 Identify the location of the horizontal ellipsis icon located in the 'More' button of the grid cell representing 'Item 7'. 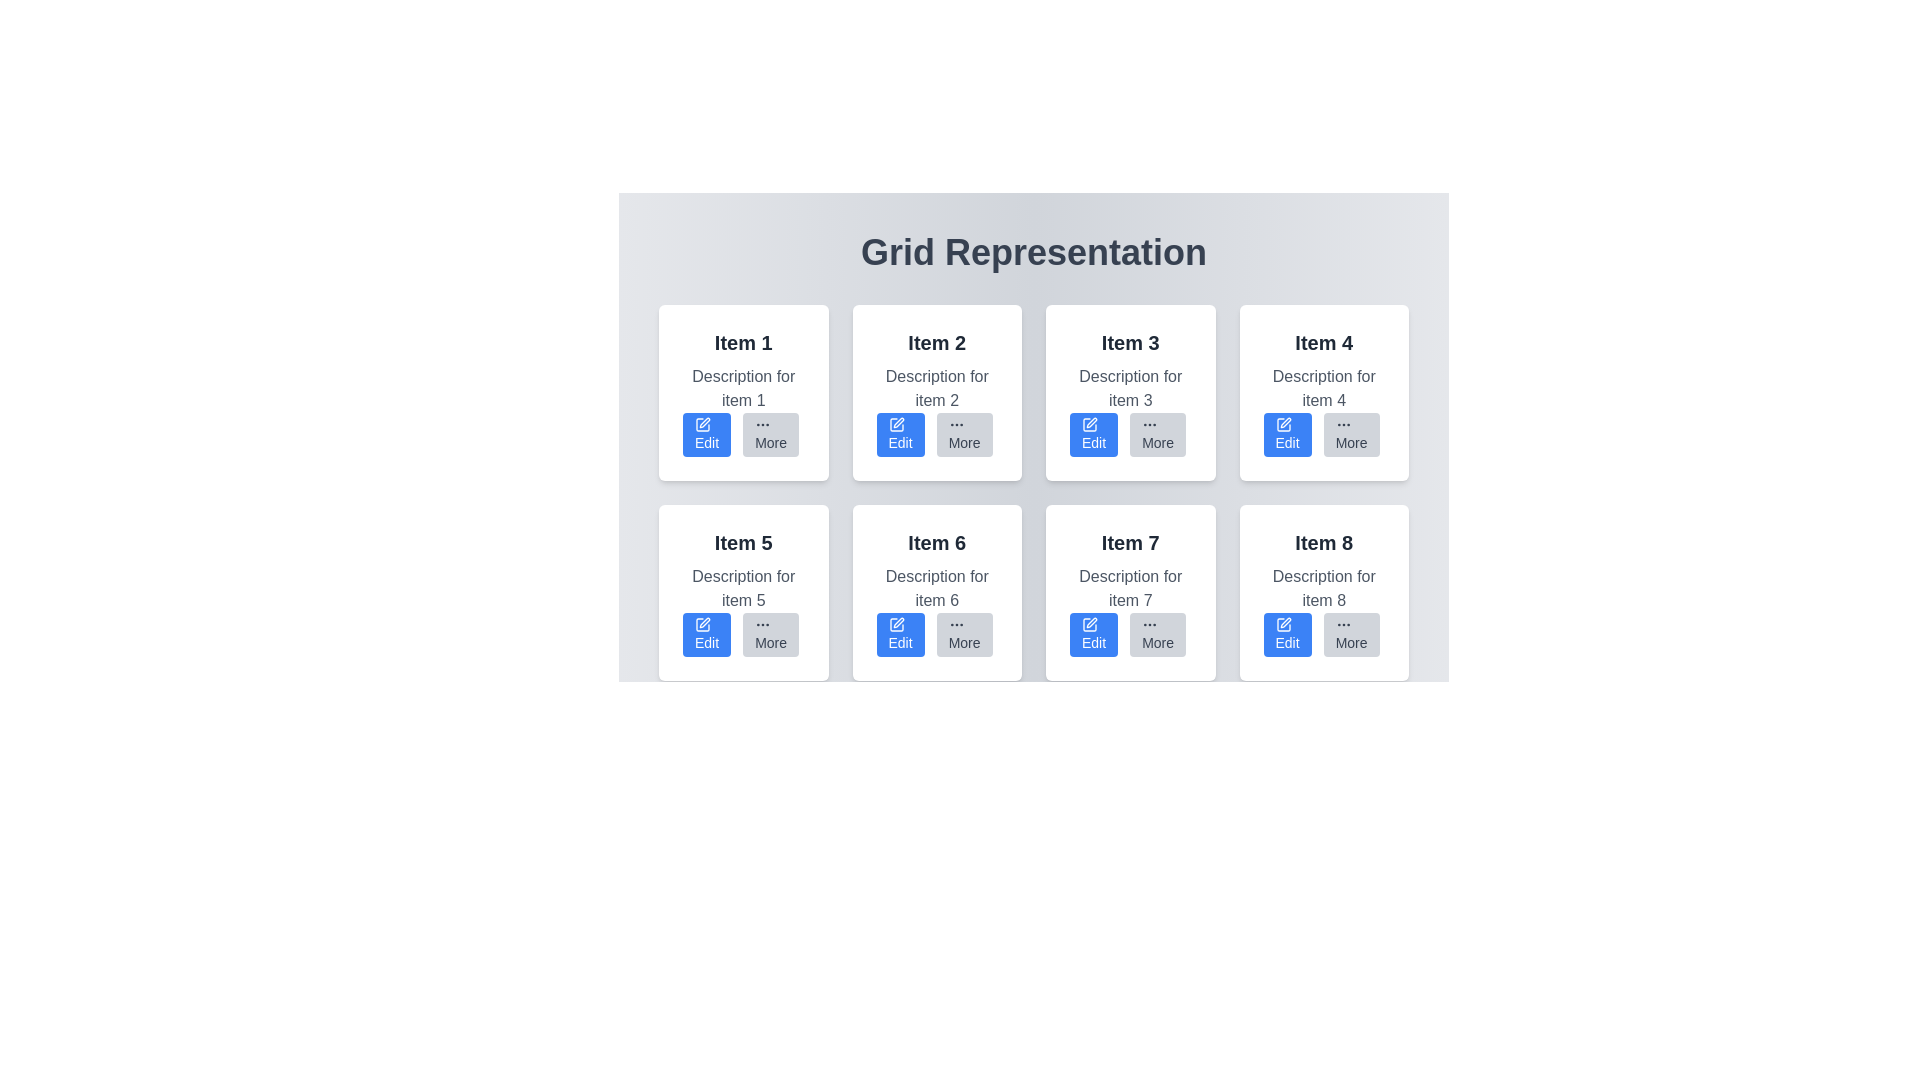
(1150, 623).